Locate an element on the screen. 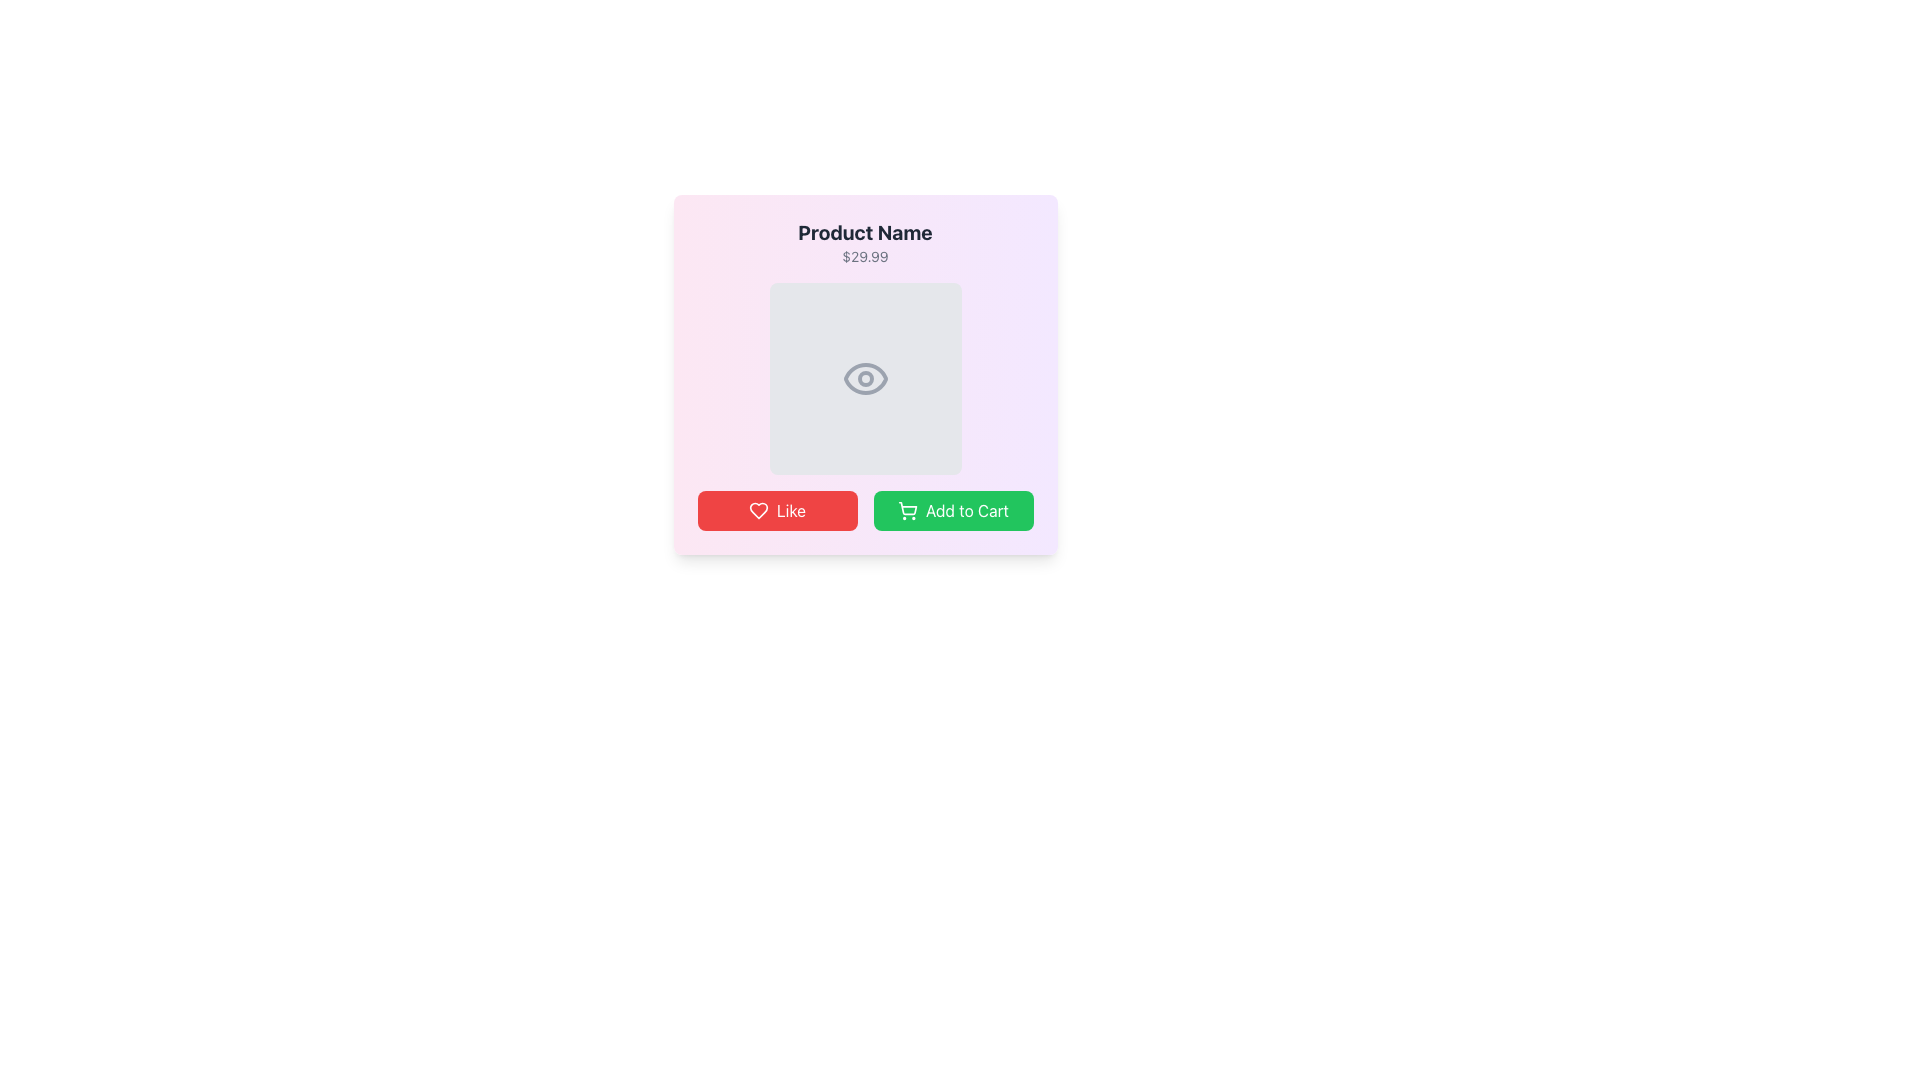 This screenshot has width=1920, height=1080. the heart icon located within the red 'Like' button at the bottom of the product card for potential visual feedback is located at coordinates (757, 509).